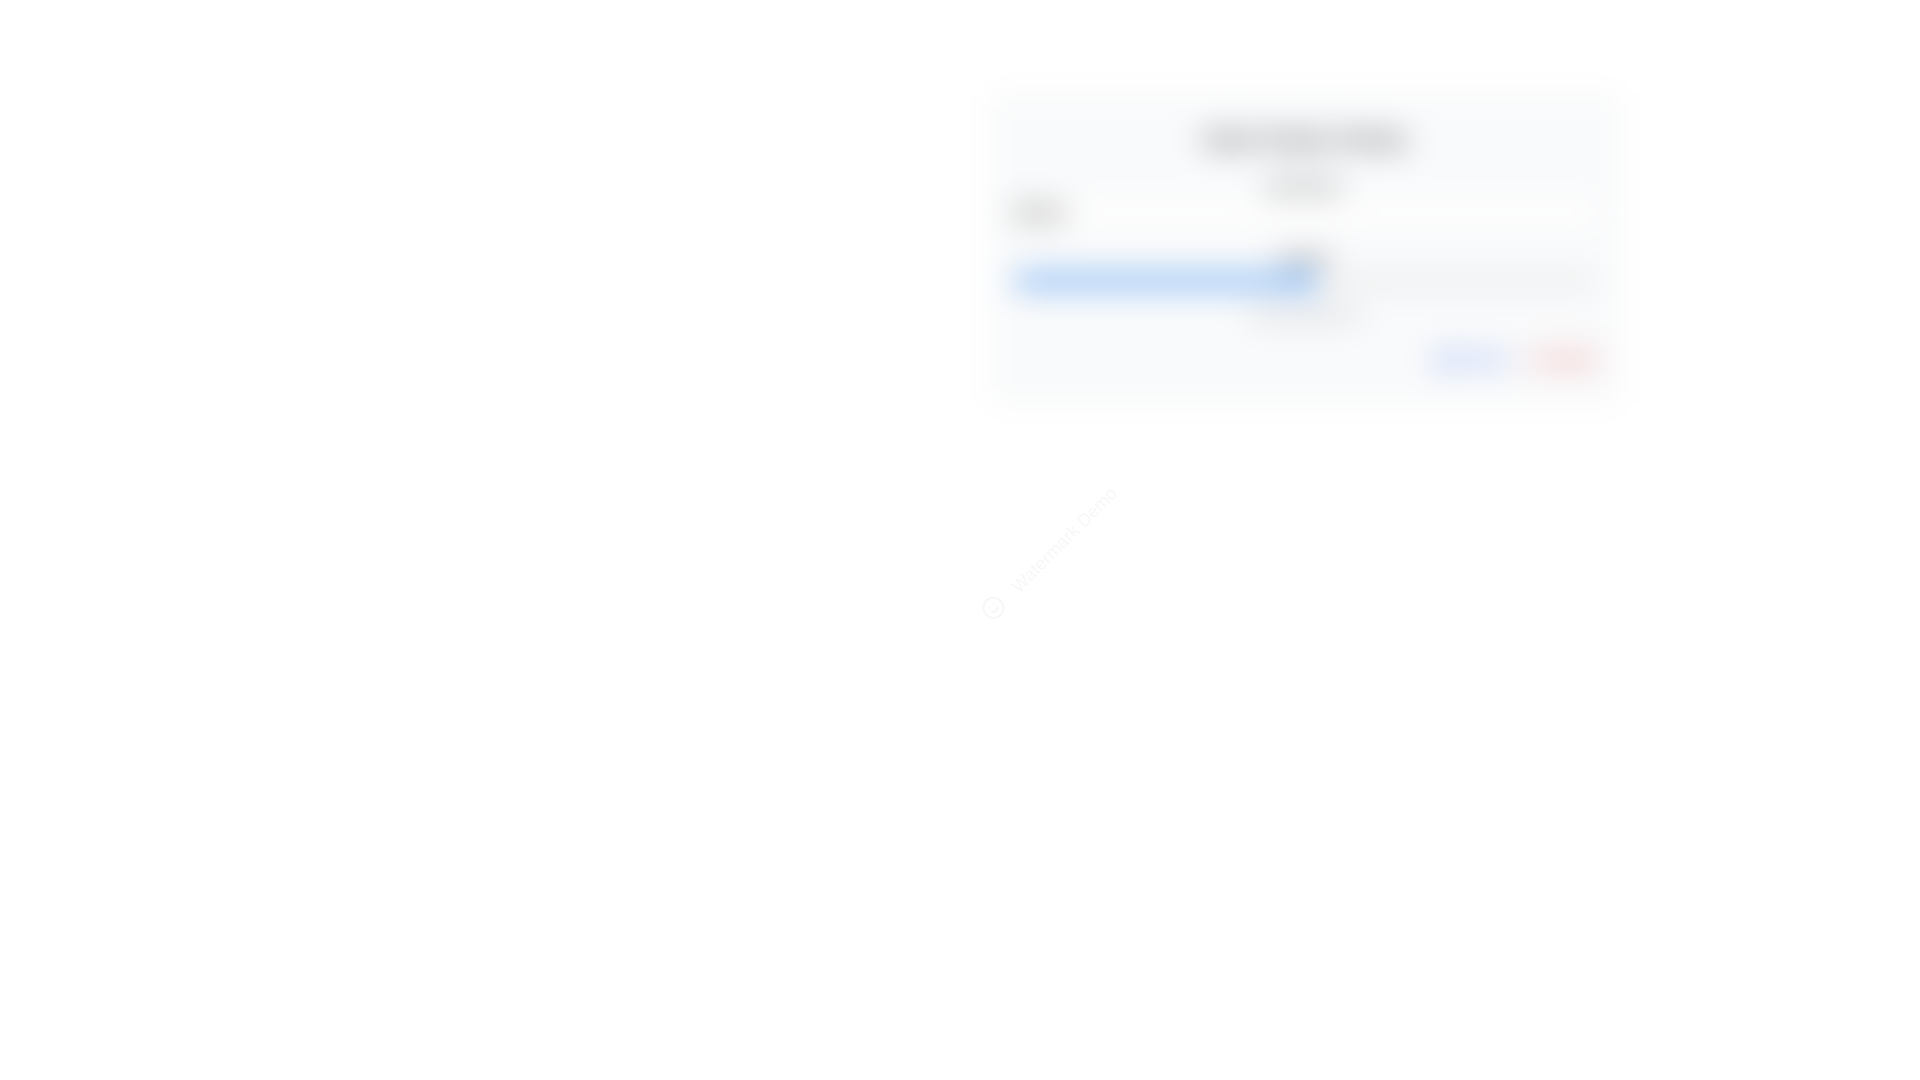 The width and height of the screenshot is (1920, 1080). What do you see at coordinates (1274, 281) in the screenshot?
I see `intensity` at bounding box center [1274, 281].